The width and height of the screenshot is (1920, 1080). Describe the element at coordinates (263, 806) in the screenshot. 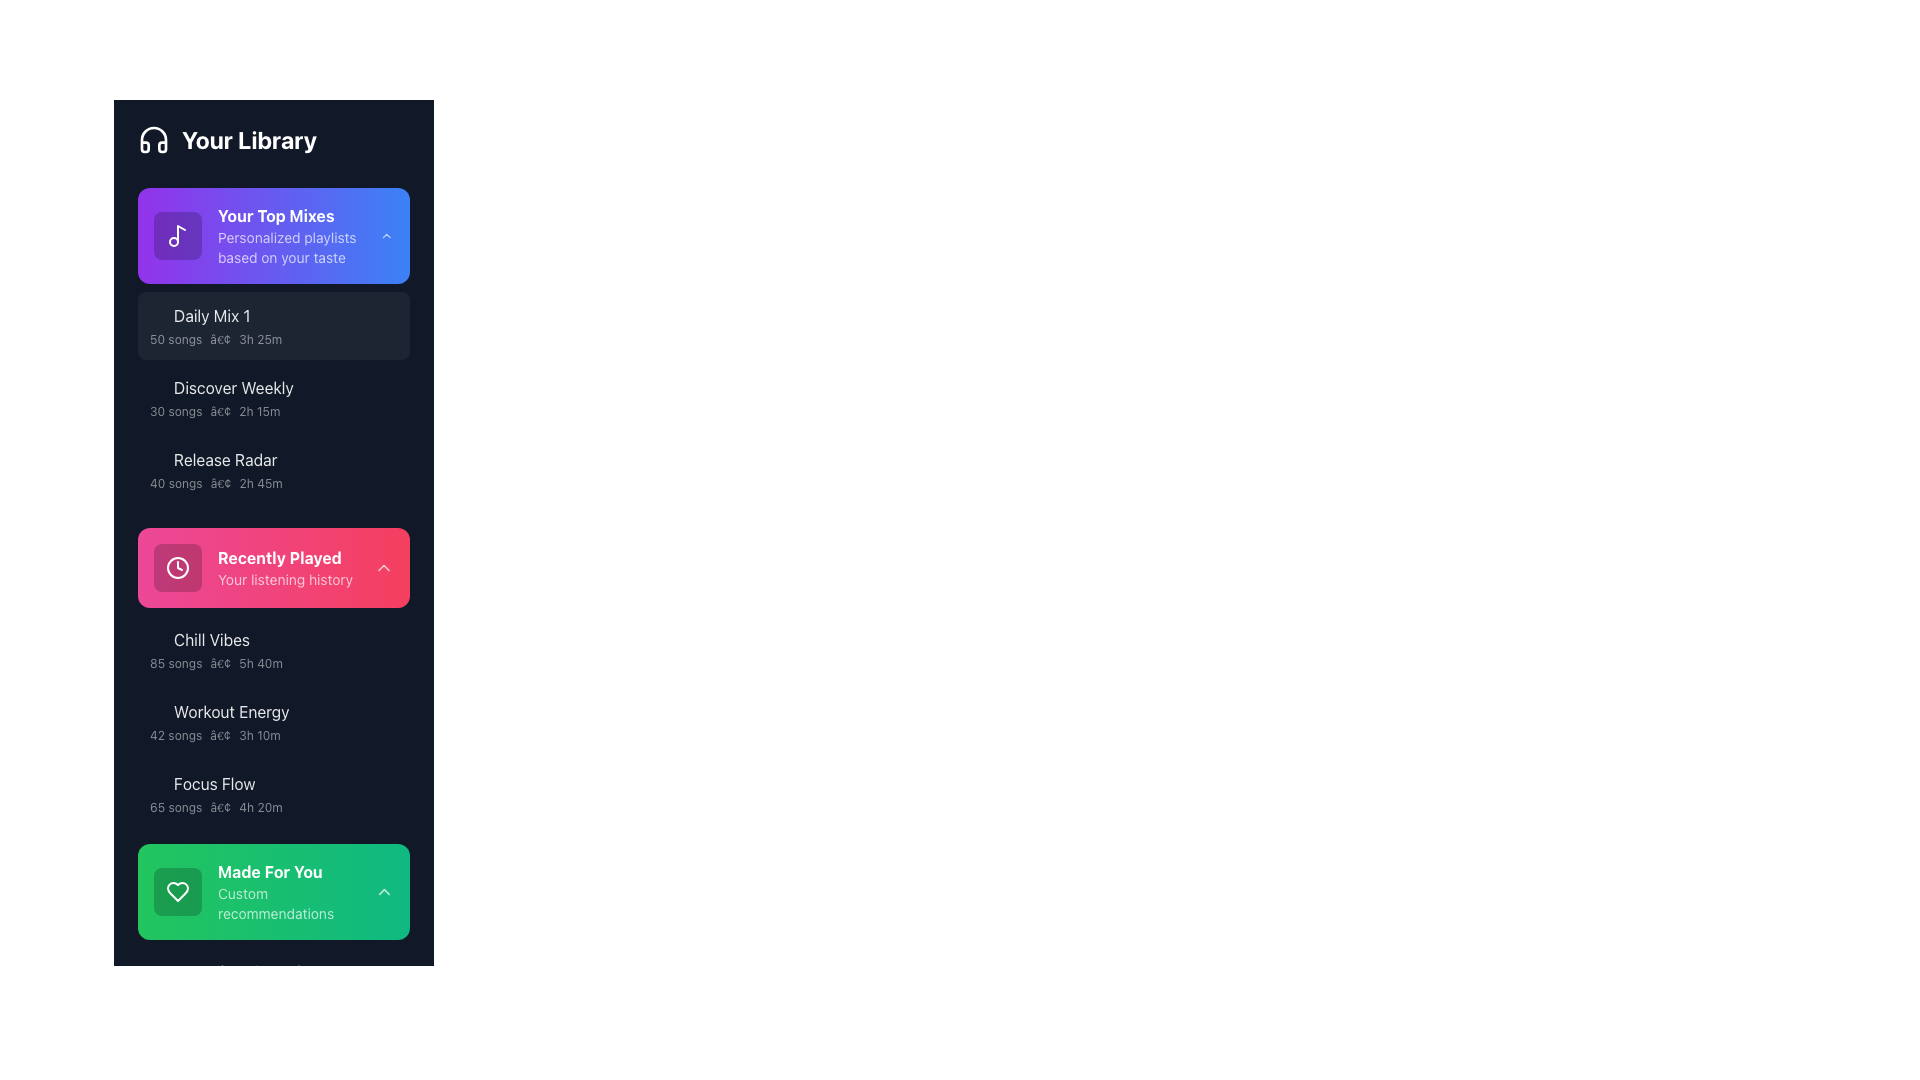

I see `metadata information display located beneath the 'Focus Flow' title, which shows the total number of songs and the combined duration of the playlist` at that location.